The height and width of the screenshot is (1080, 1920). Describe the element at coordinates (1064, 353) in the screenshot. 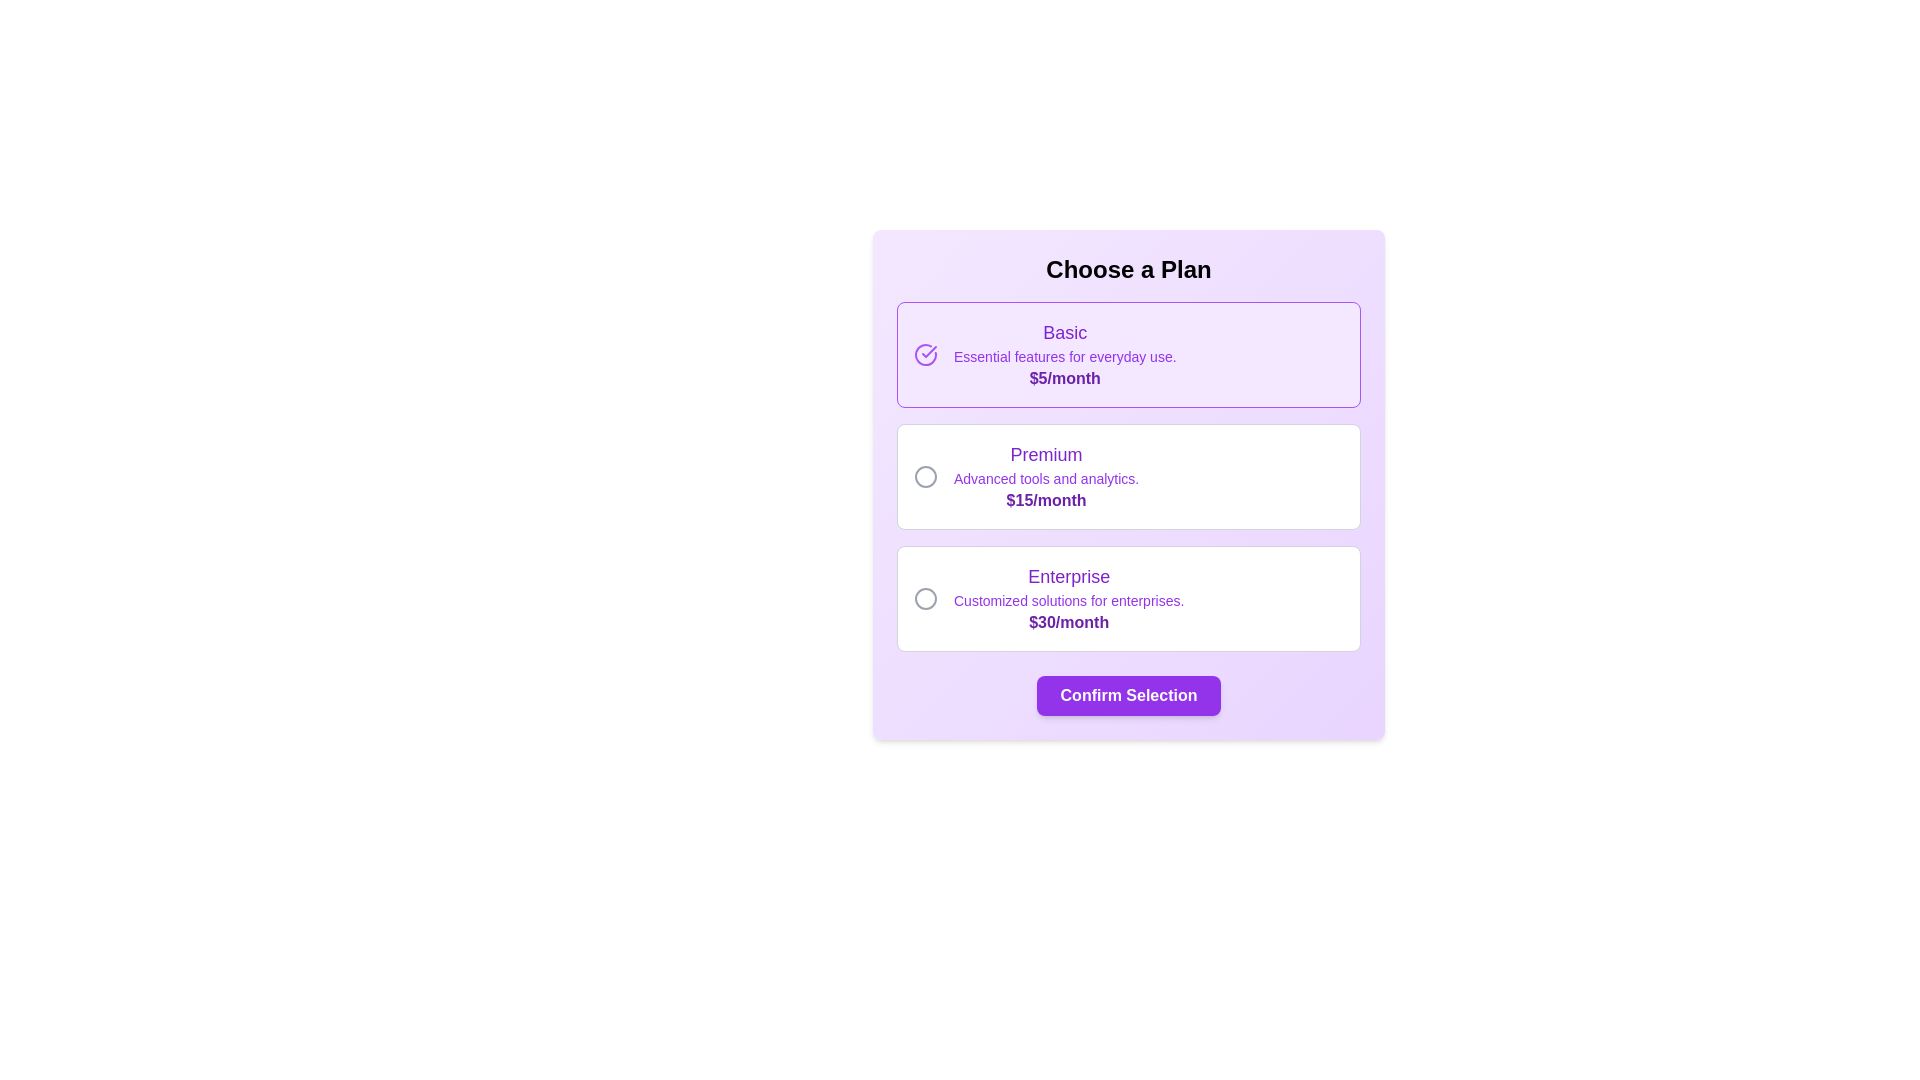

I see `information presented in the Information Display that shows the subscription plan titled 'Basic', including its description and price` at that location.